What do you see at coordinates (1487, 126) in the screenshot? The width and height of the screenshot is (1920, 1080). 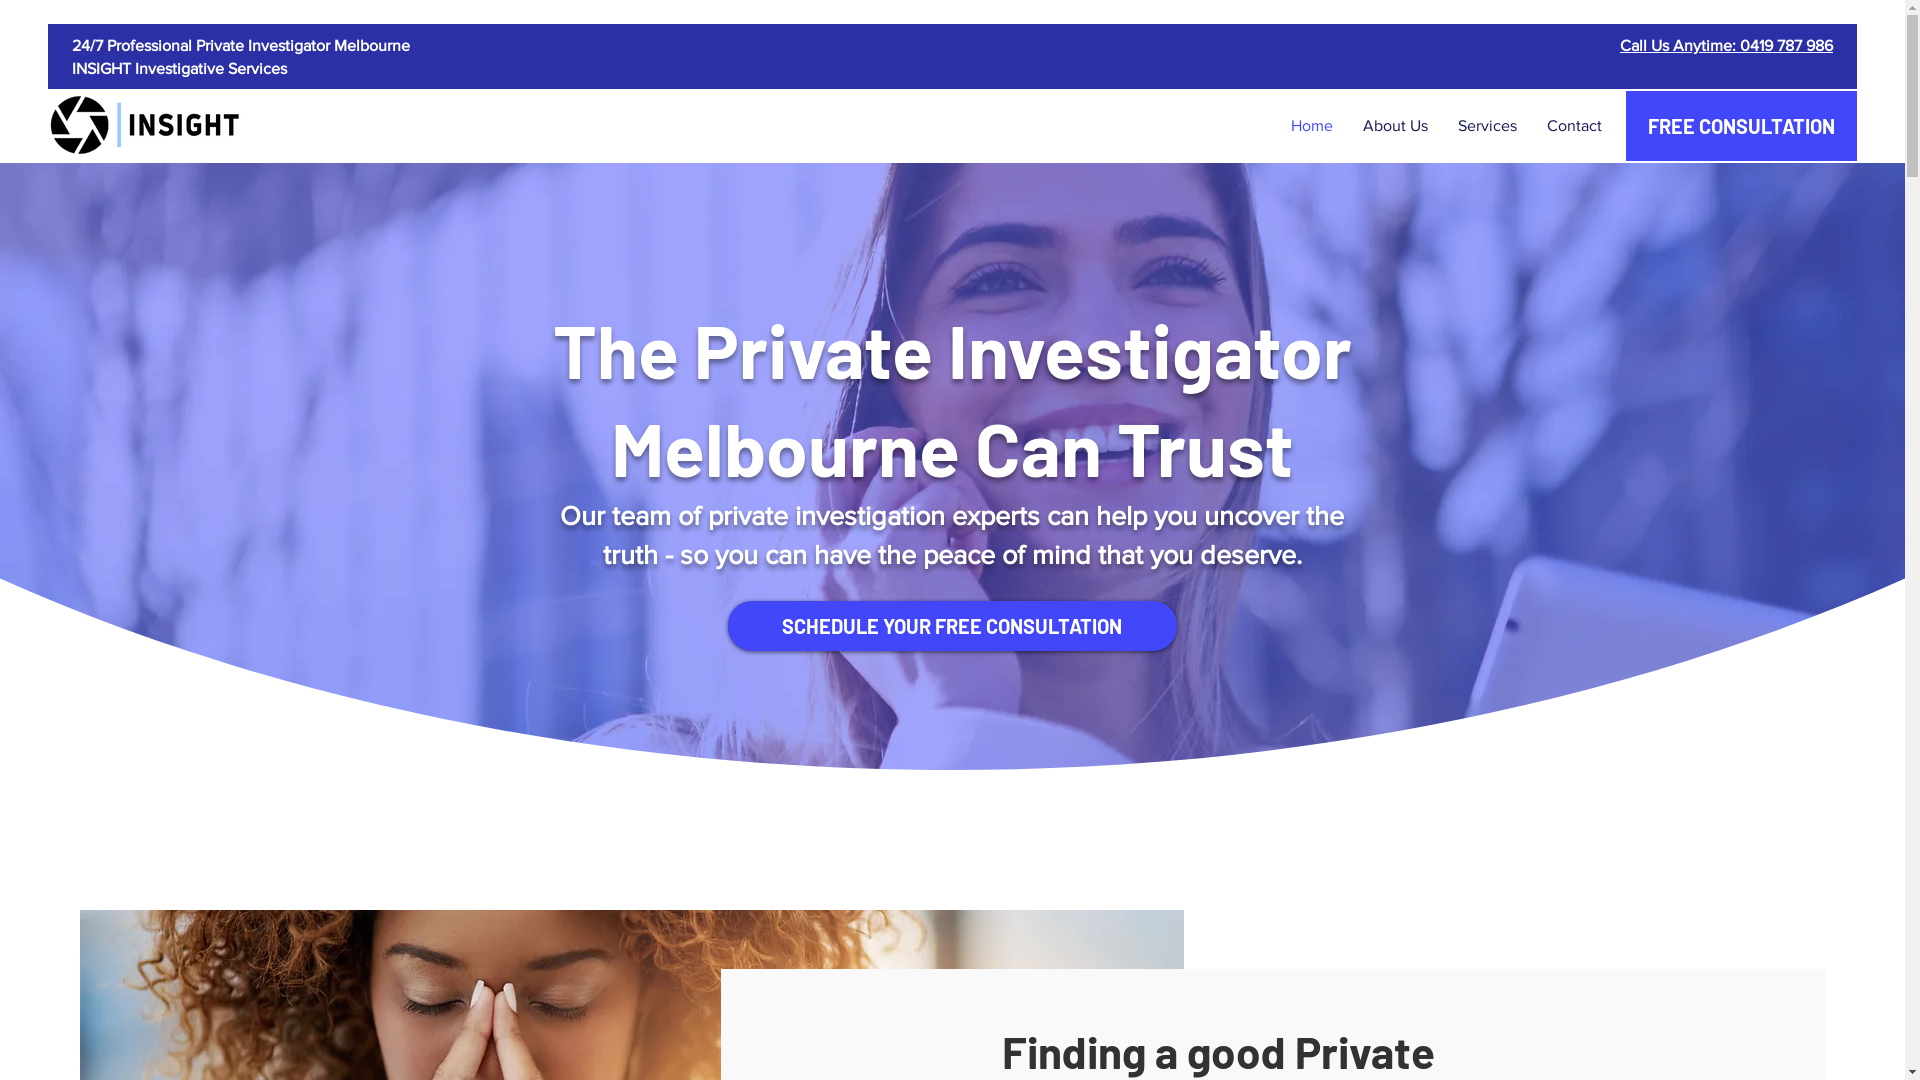 I see `'Services'` at bounding box center [1487, 126].